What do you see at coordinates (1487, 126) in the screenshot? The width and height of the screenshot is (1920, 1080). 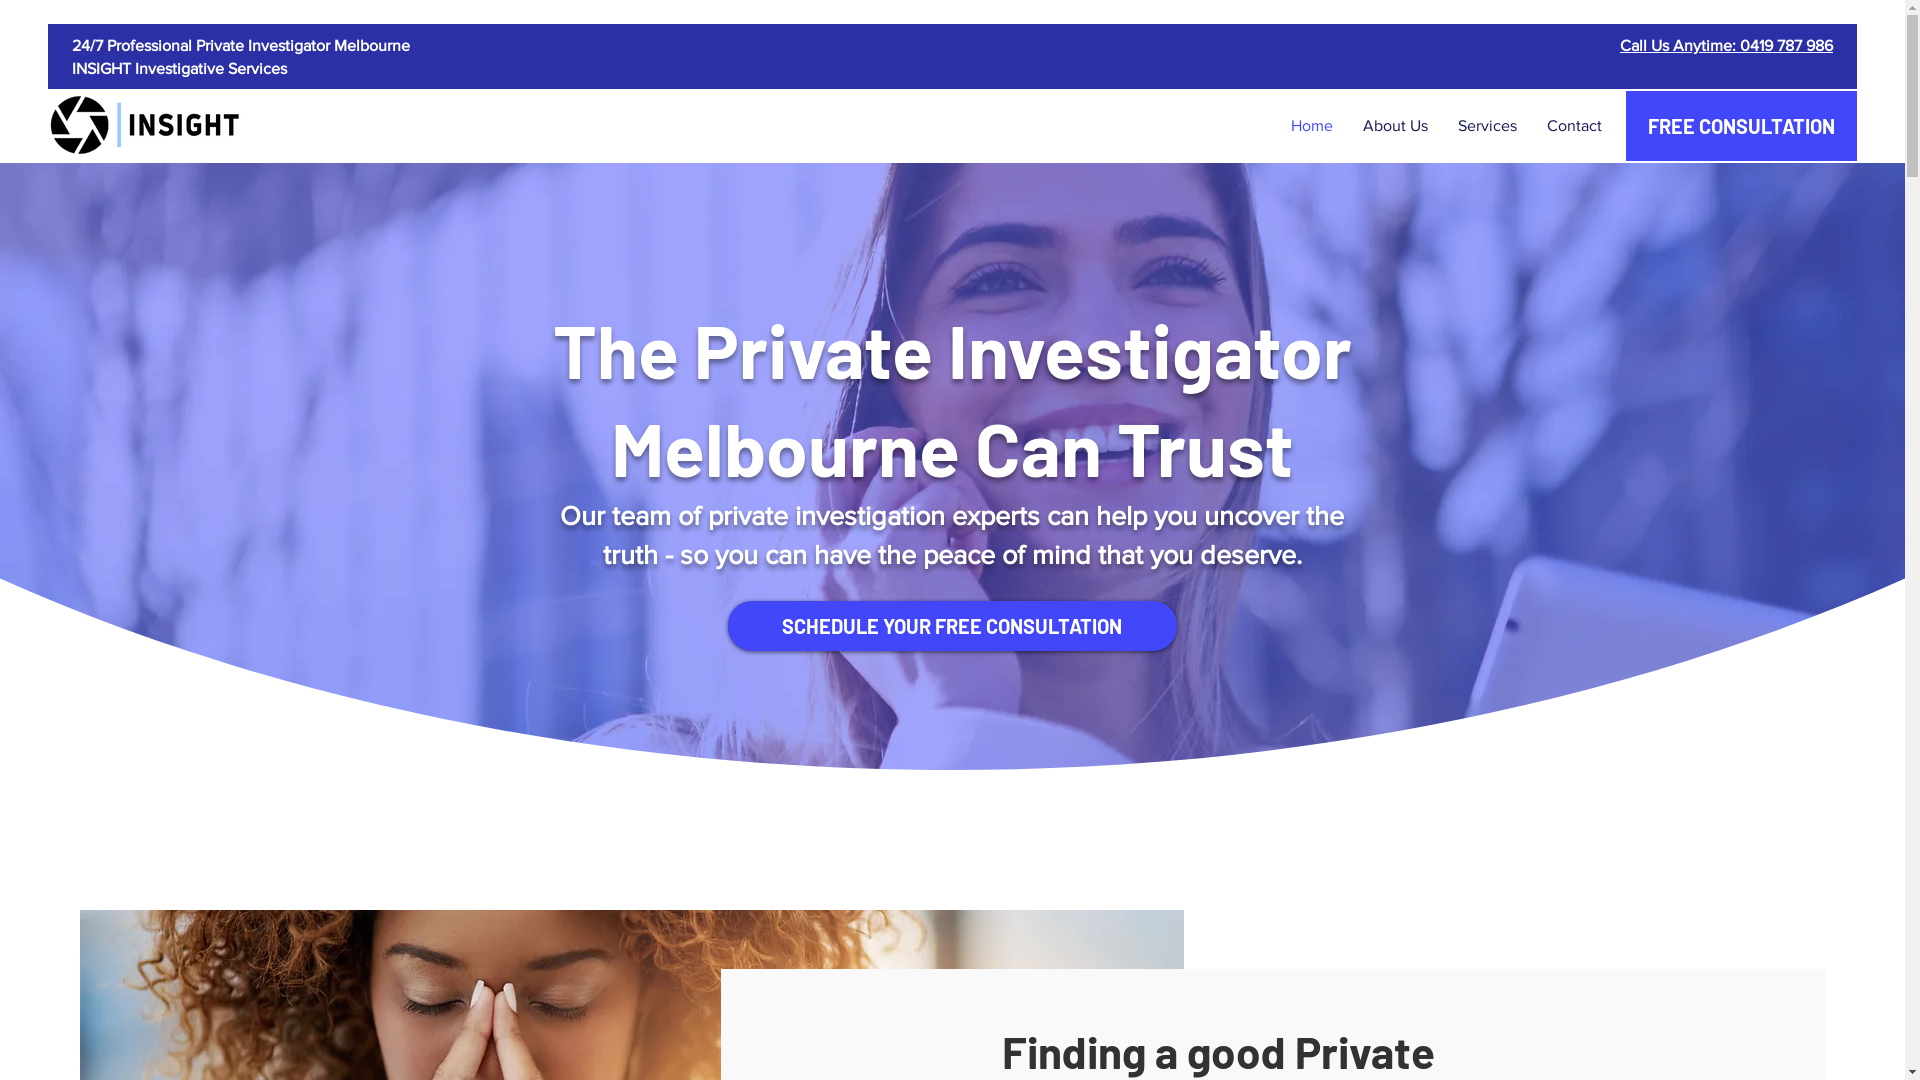 I see `'Services'` at bounding box center [1487, 126].